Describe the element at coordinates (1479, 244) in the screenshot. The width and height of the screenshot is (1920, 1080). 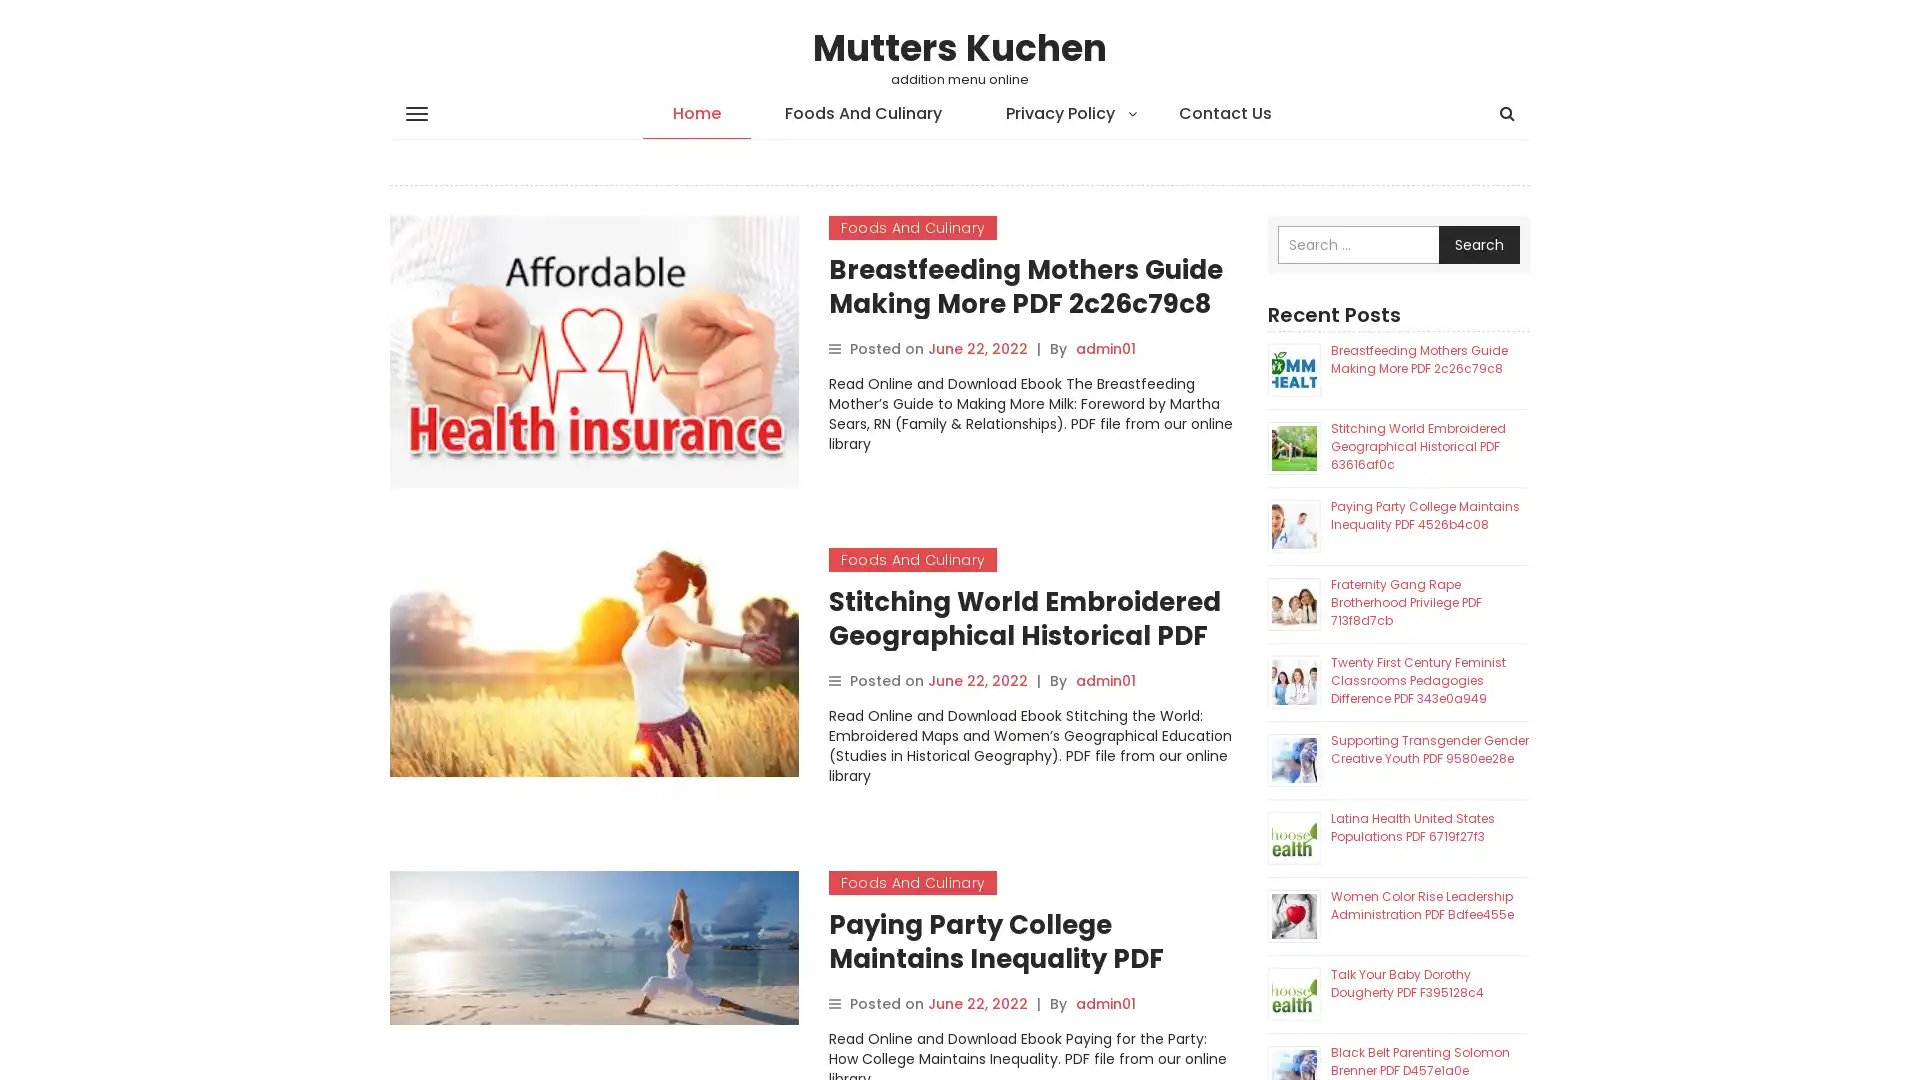
I see `Search` at that location.